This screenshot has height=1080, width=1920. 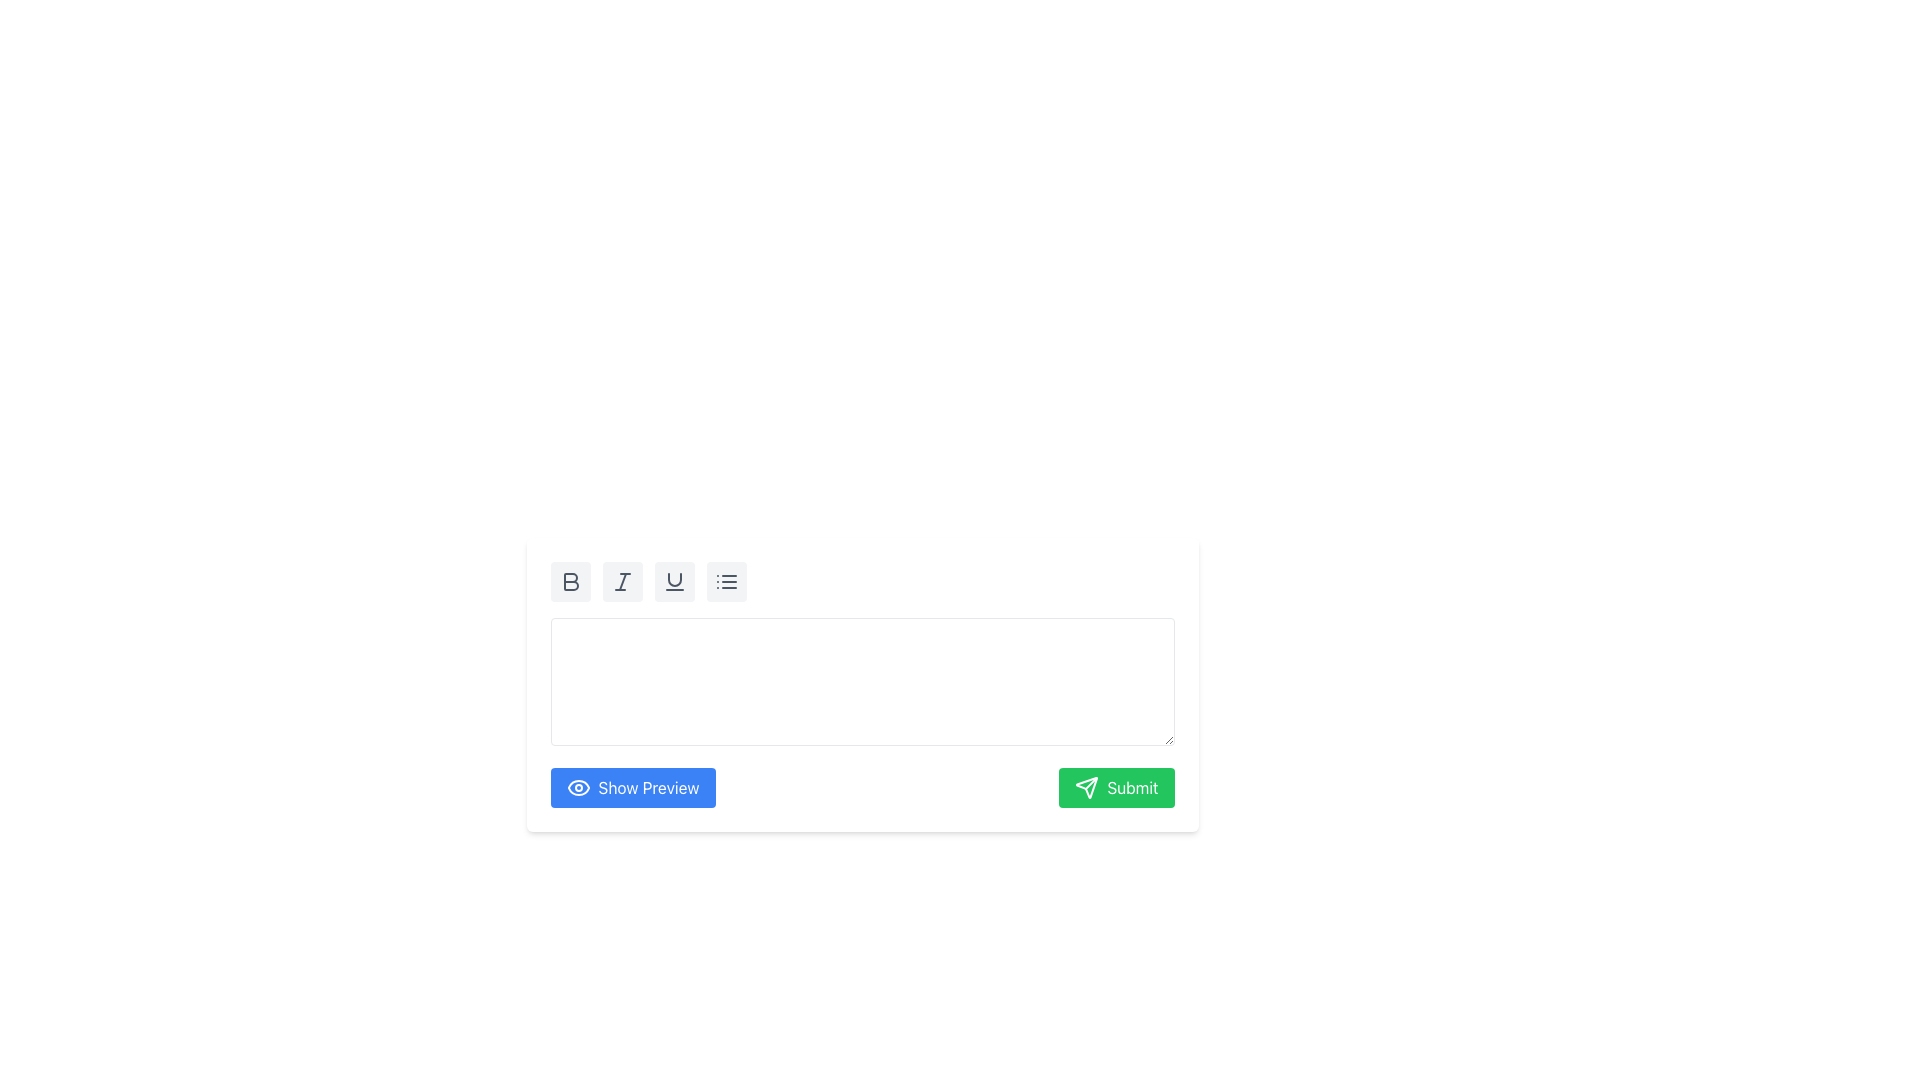 What do you see at coordinates (1086, 786) in the screenshot?
I see `the icon representing an action or direction for sending or submitting content, located in the bottom-right corner of the interface` at bounding box center [1086, 786].